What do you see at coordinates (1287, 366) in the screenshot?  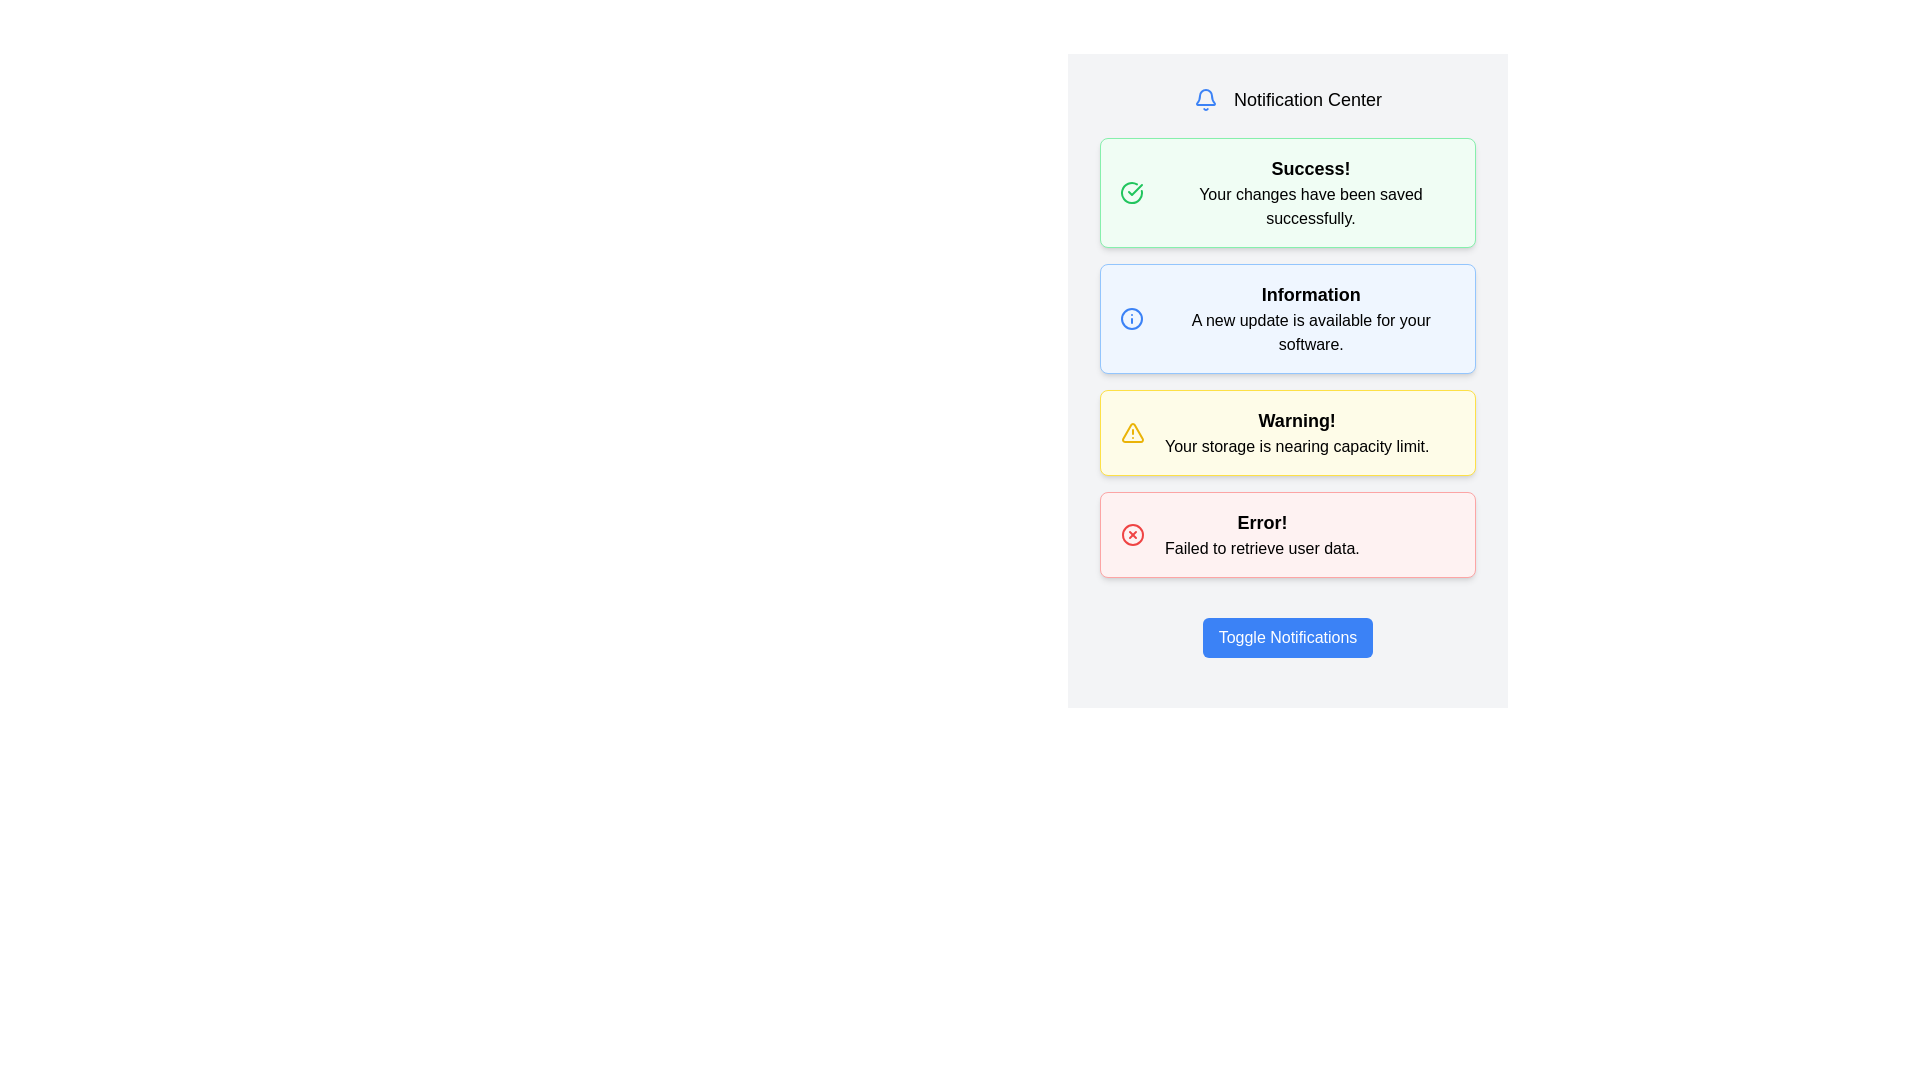 I see `the second notification card in the Notification Center that indicates a new software update is available` at bounding box center [1287, 366].